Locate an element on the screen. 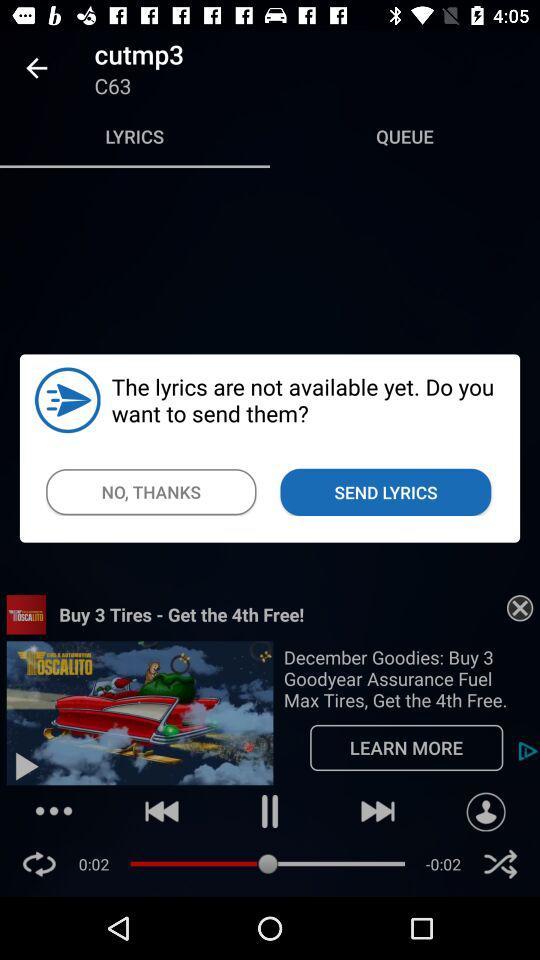  the close icon is located at coordinates (499, 863).